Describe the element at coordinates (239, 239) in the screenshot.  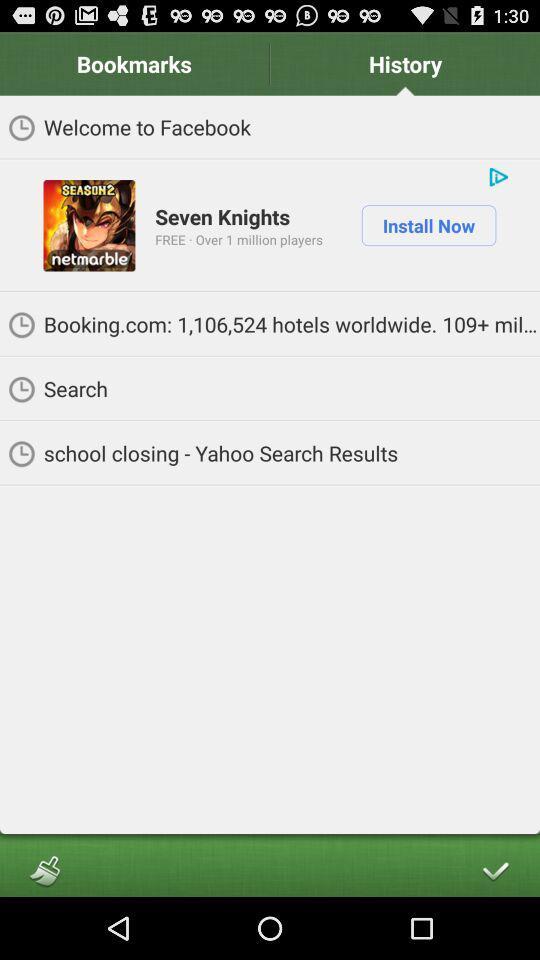
I see `the icon above booking com 1 item` at that location.